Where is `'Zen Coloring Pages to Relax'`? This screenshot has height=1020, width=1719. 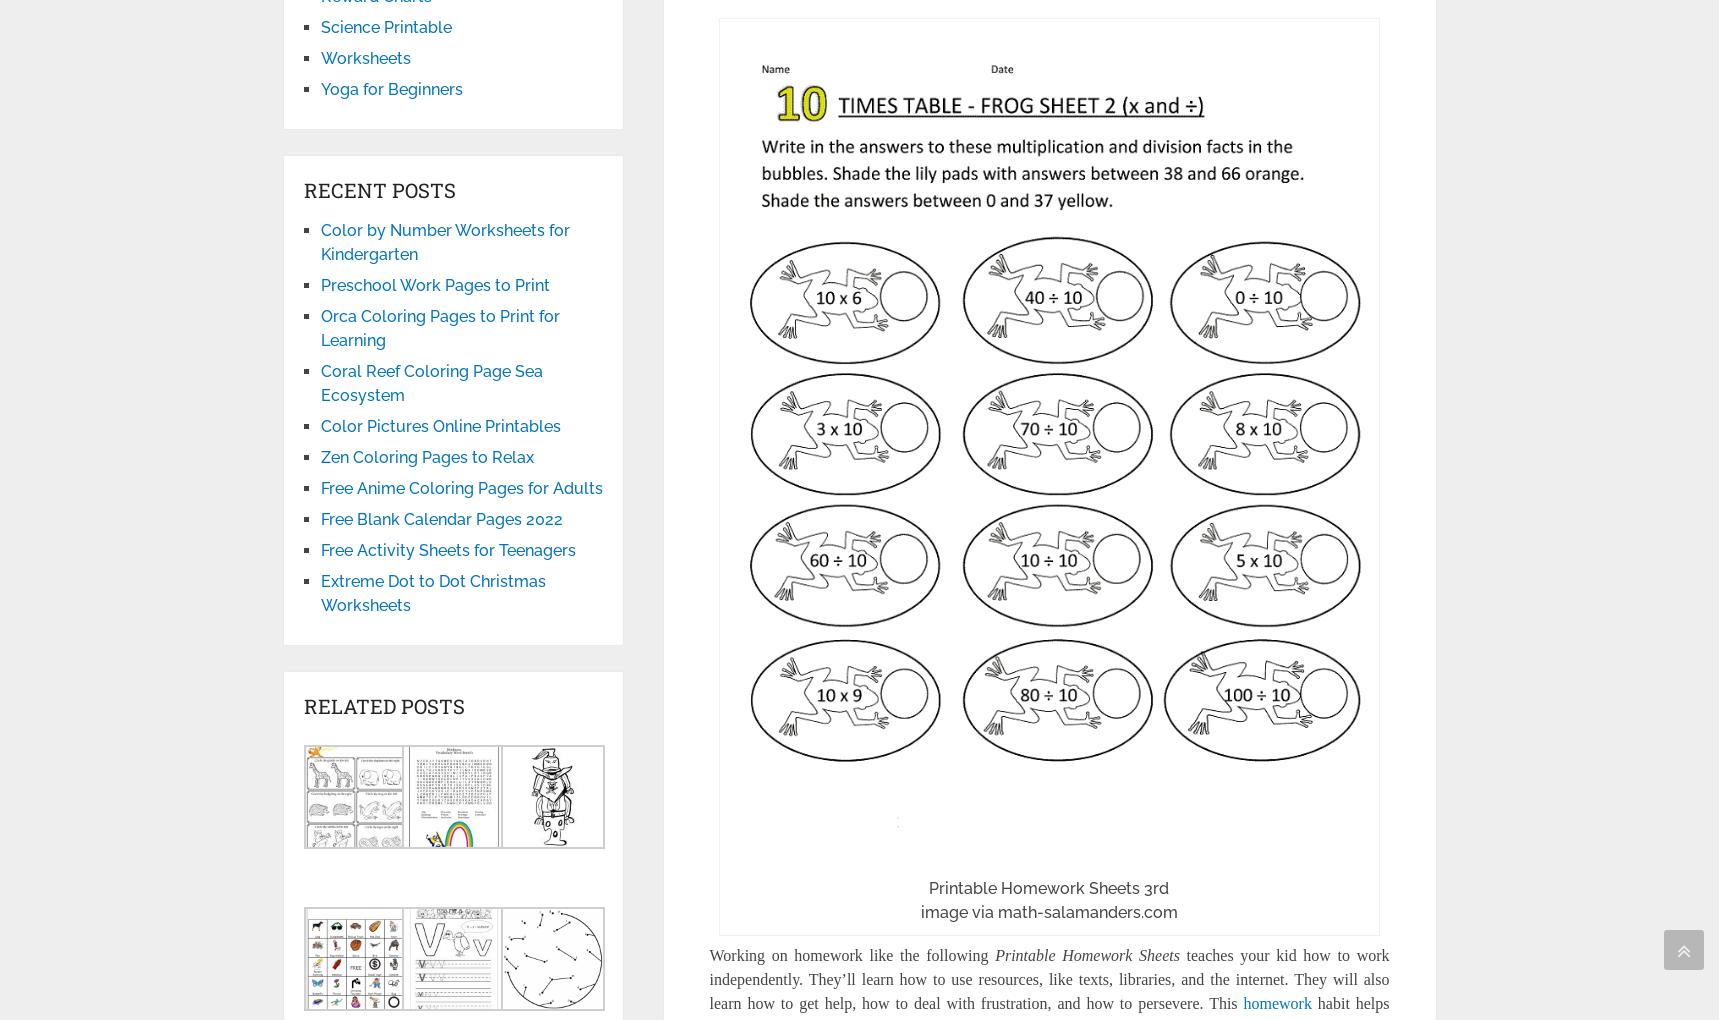
'Zen Coloring Pages to Relax' is located at coordinates (426, 456).